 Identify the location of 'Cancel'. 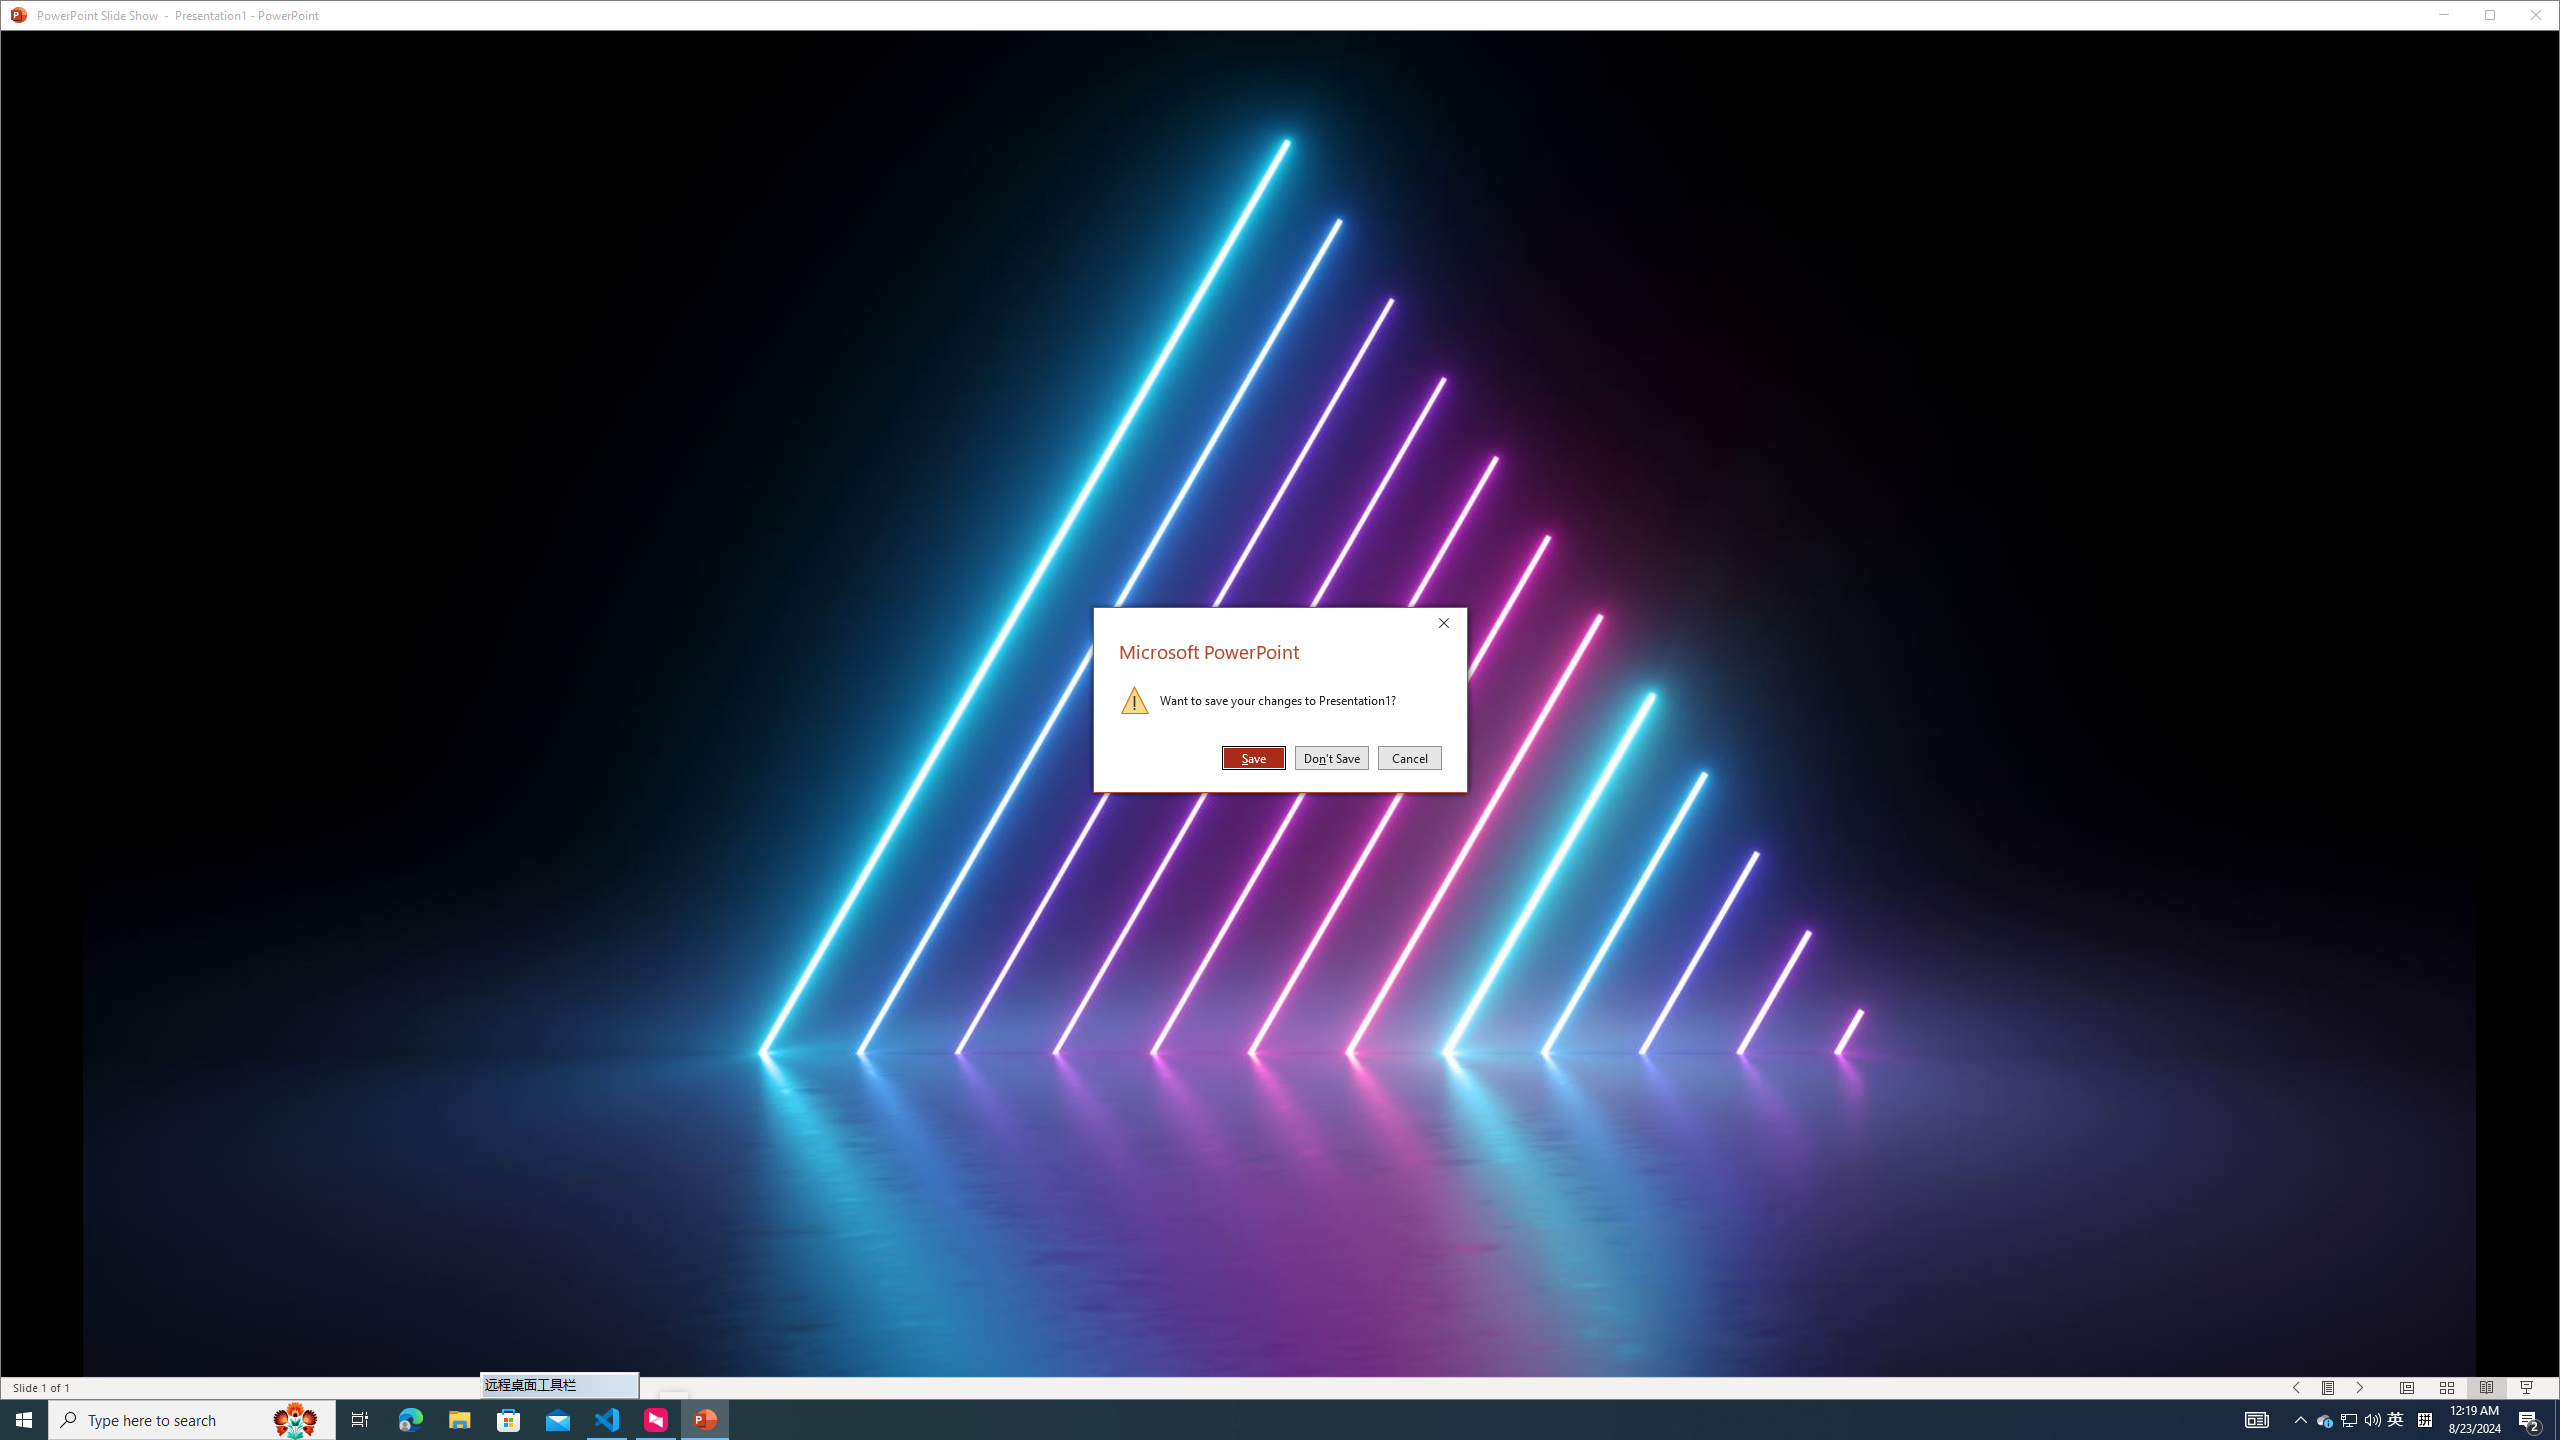
(1409, 758).